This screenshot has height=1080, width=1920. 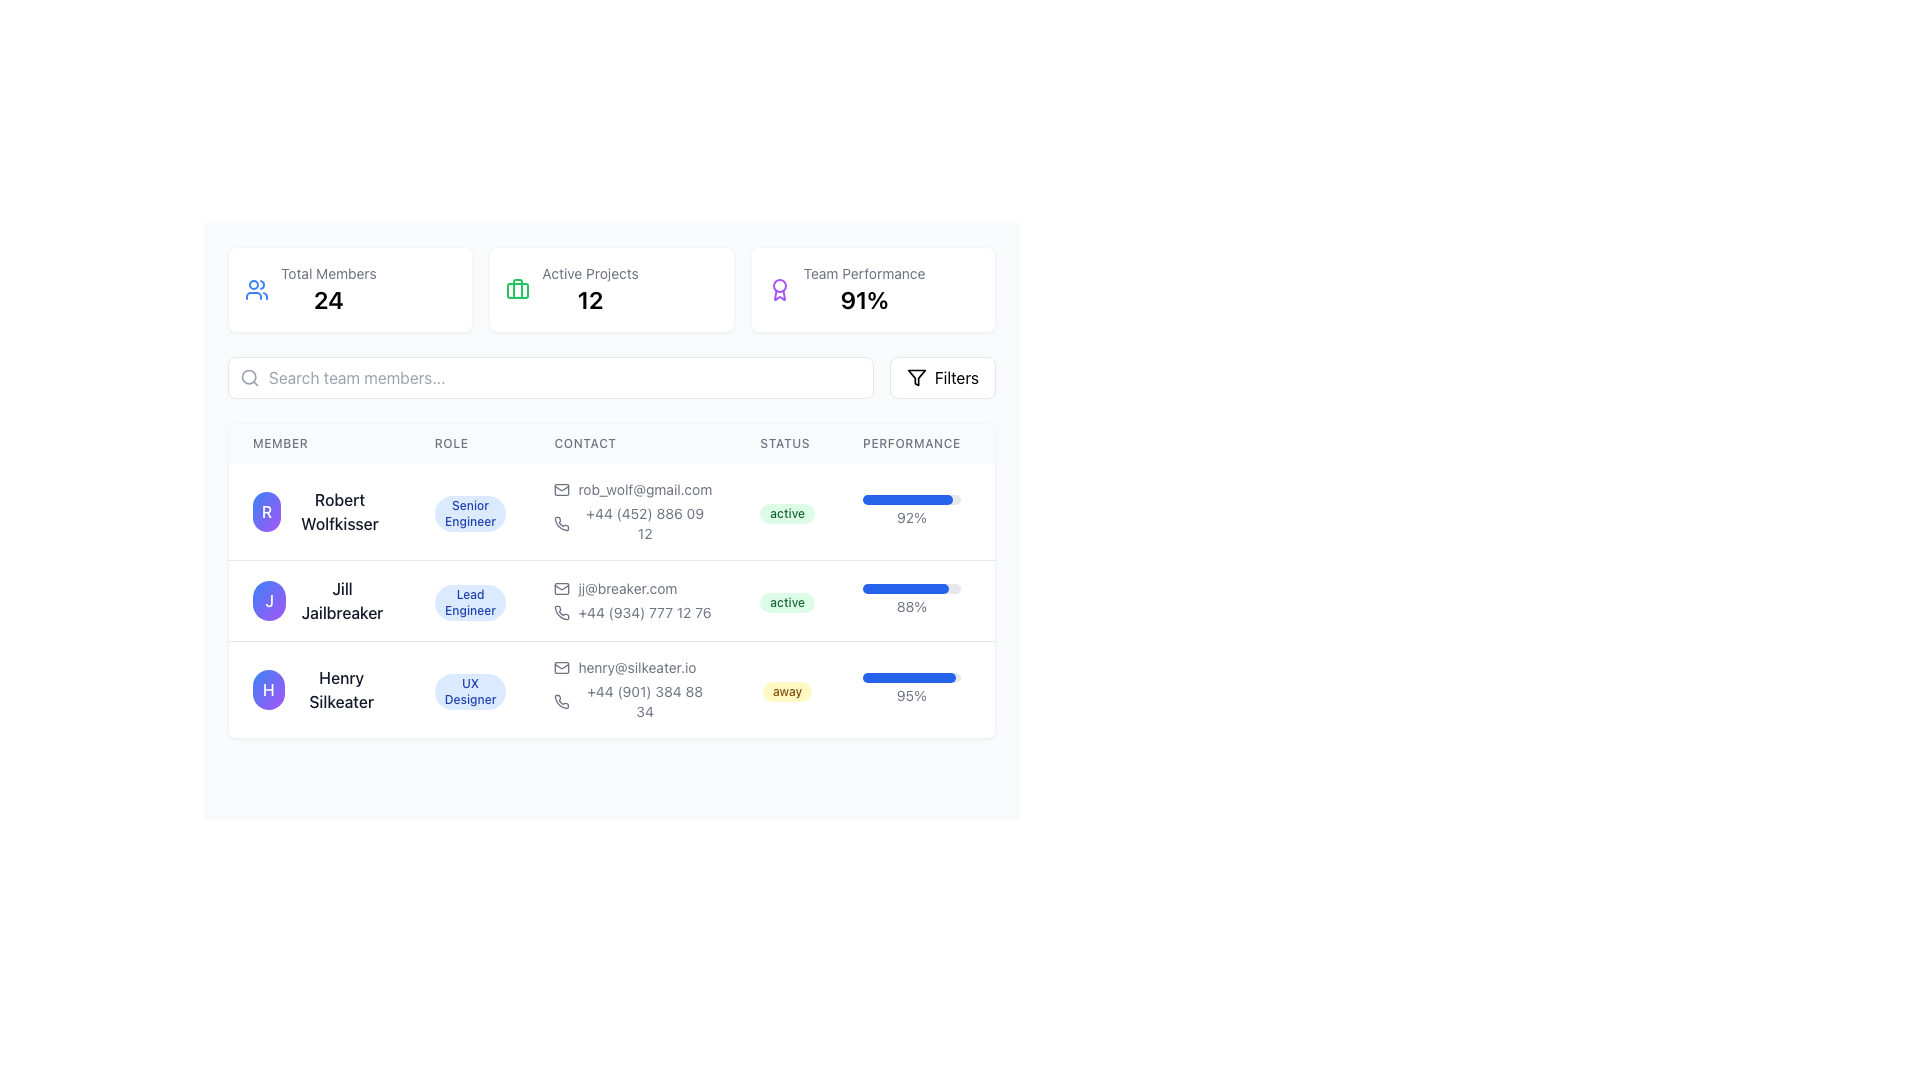 I want to click on the 'Filters' button, which is a rectangular button with rounded corners, featuring a white background and a light gray border, displaying bold black text with a filter icon on its left, so click(x=941, y=378).